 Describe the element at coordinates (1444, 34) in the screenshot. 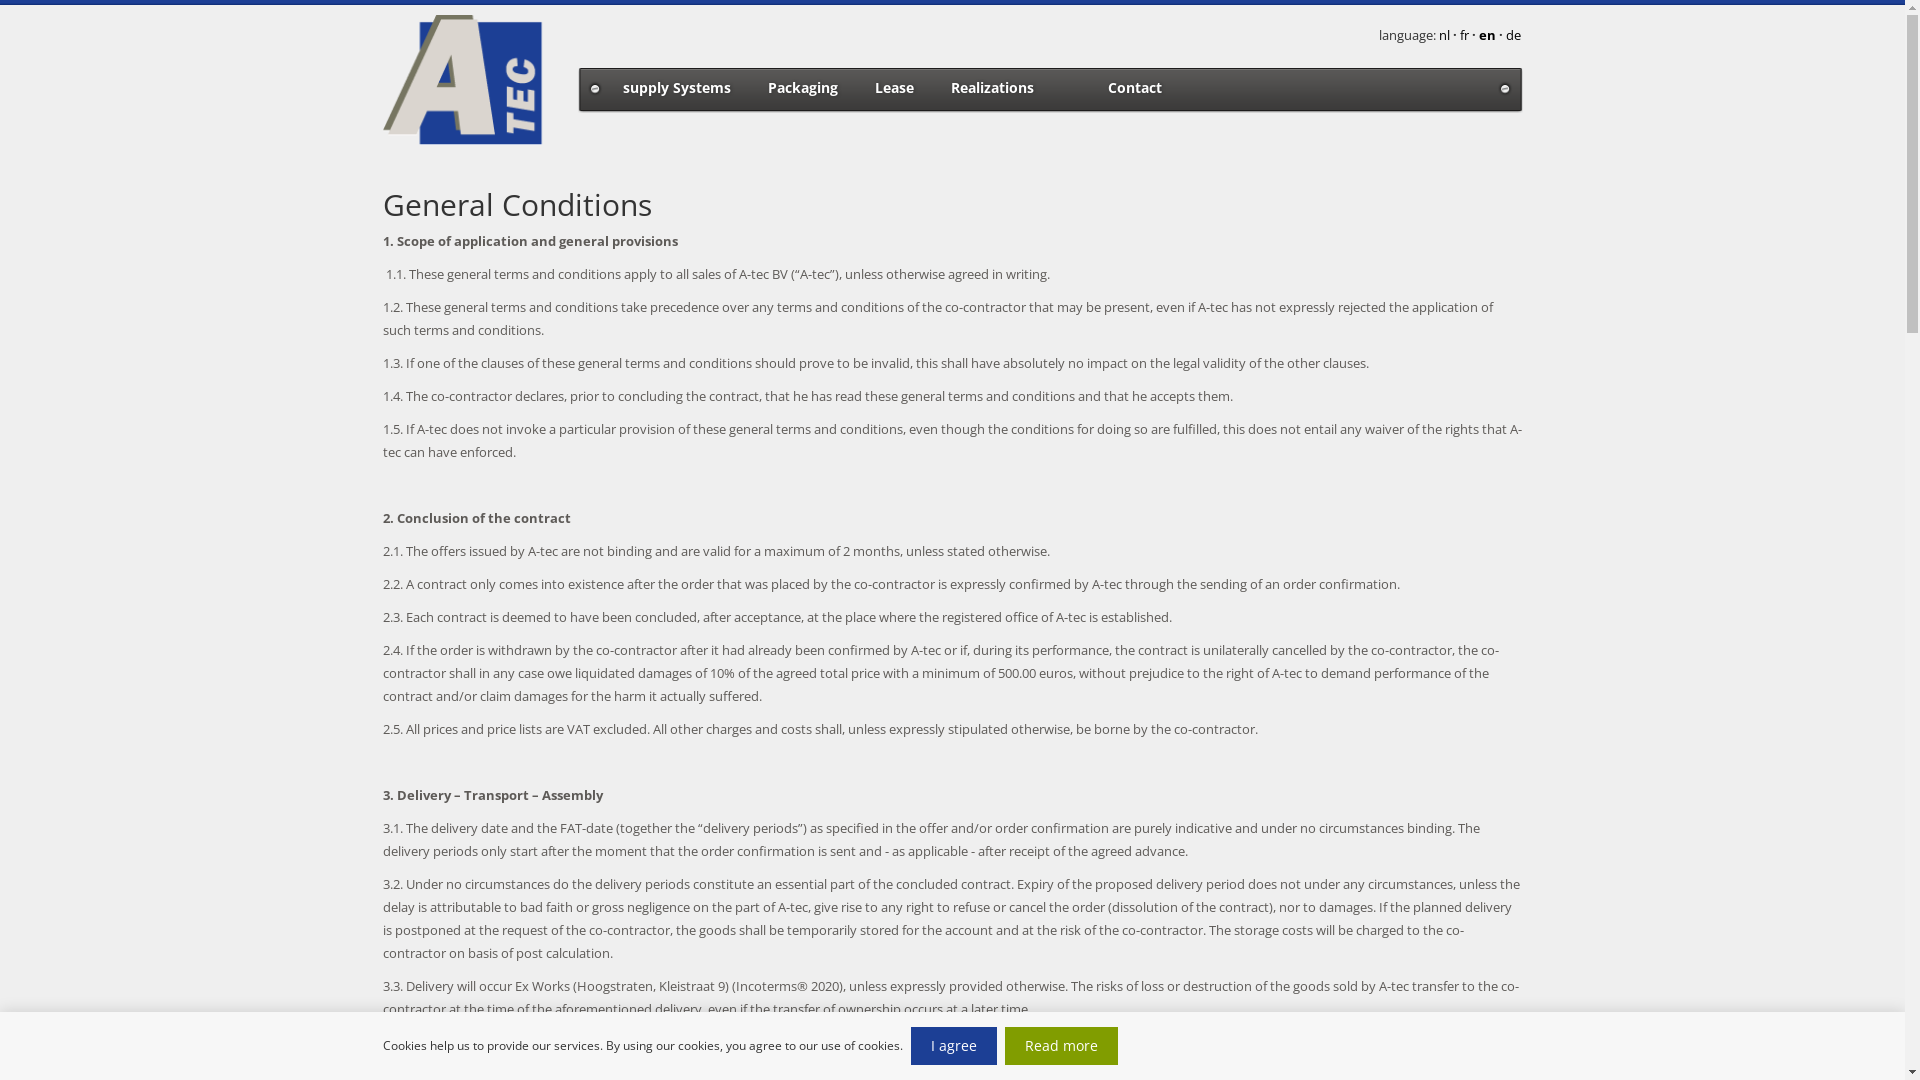

I see `'nl'` at that location.